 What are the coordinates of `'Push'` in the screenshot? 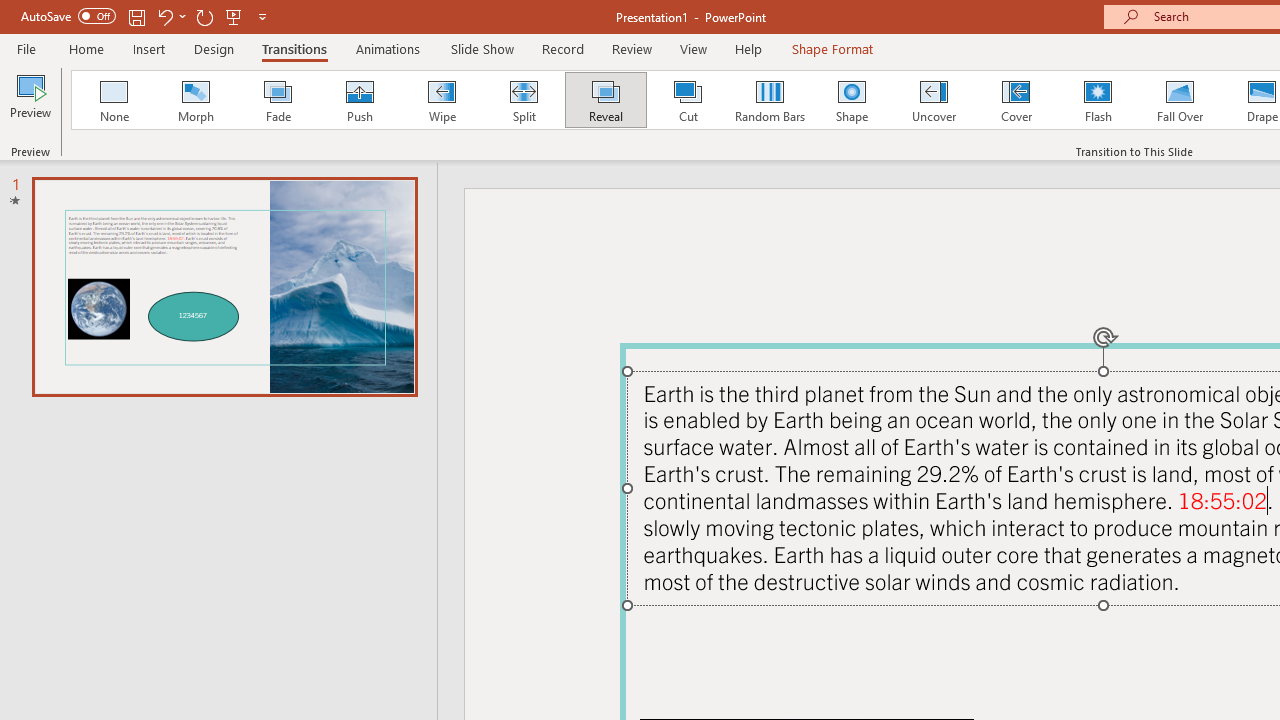 It's located at (359, 100).